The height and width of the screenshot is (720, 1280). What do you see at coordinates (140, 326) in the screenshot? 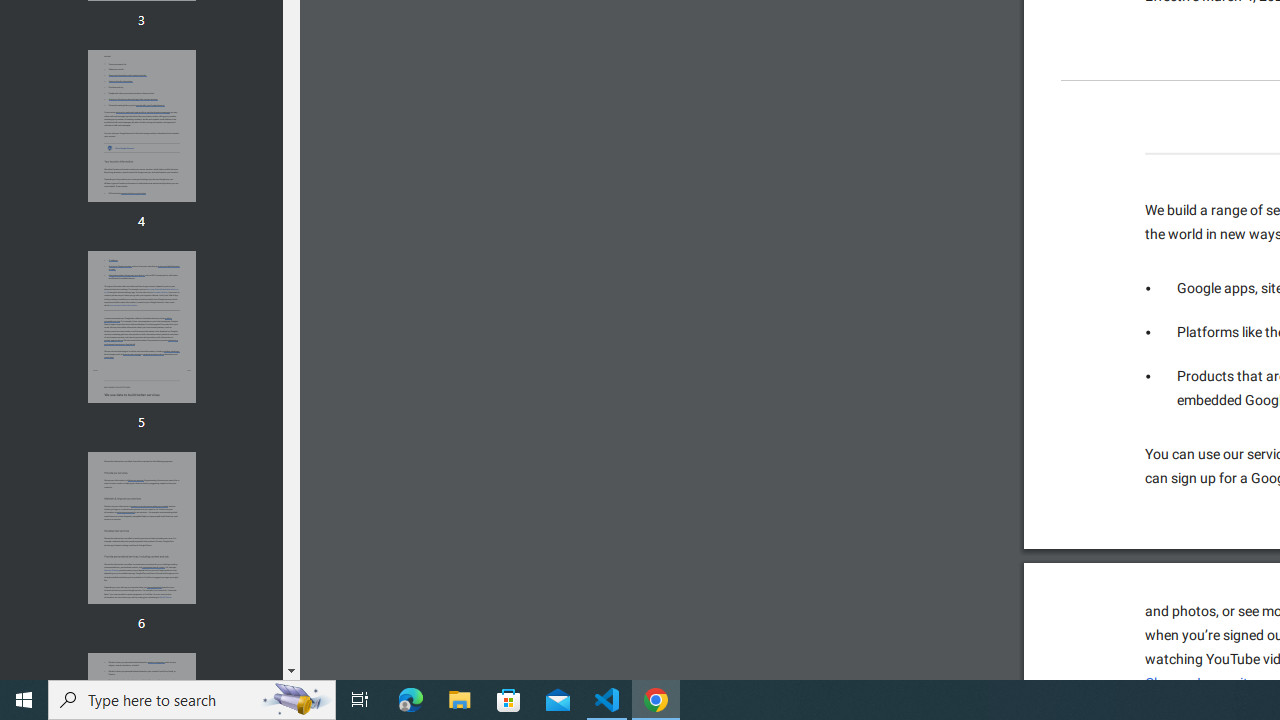
I see `'Thumbnail for page 5'` at bounding box center [140, 326].